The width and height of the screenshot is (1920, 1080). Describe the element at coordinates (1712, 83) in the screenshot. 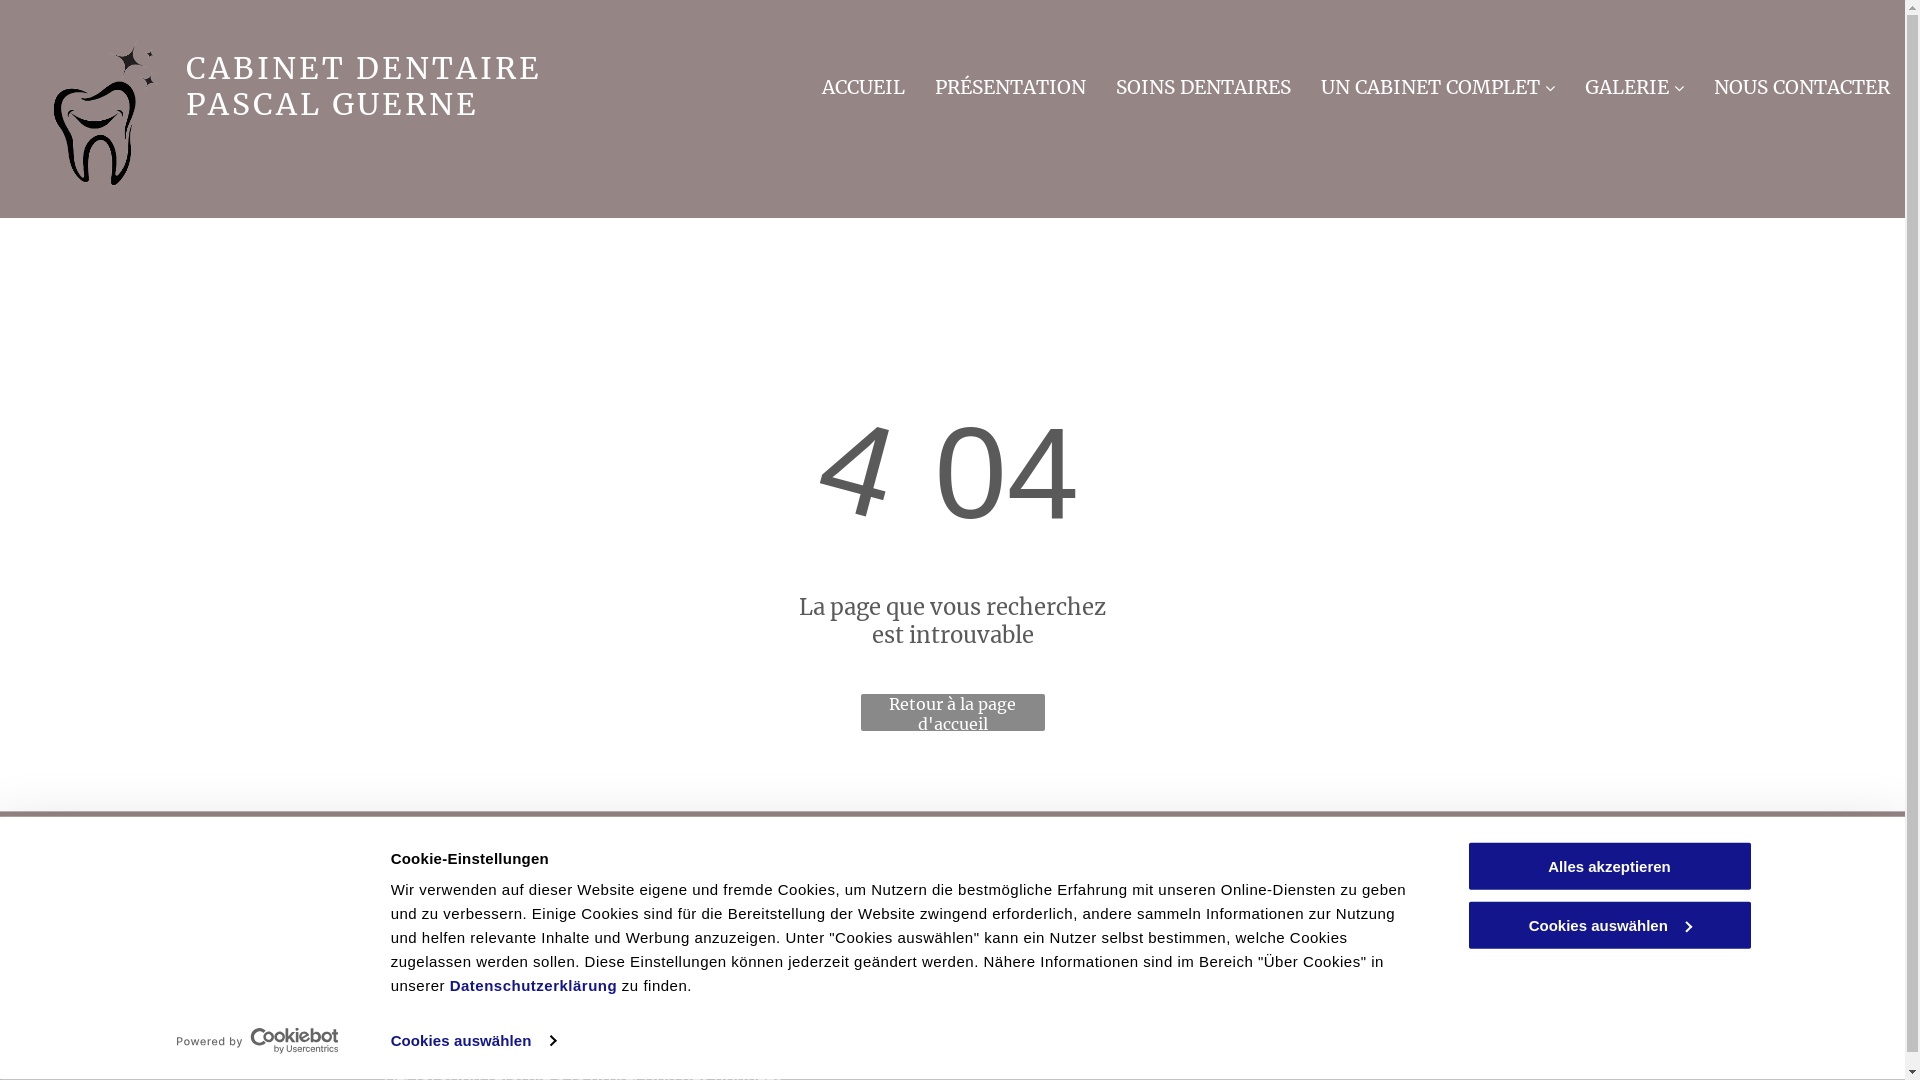

I see `'NOUS CONTACTER'` at that location.